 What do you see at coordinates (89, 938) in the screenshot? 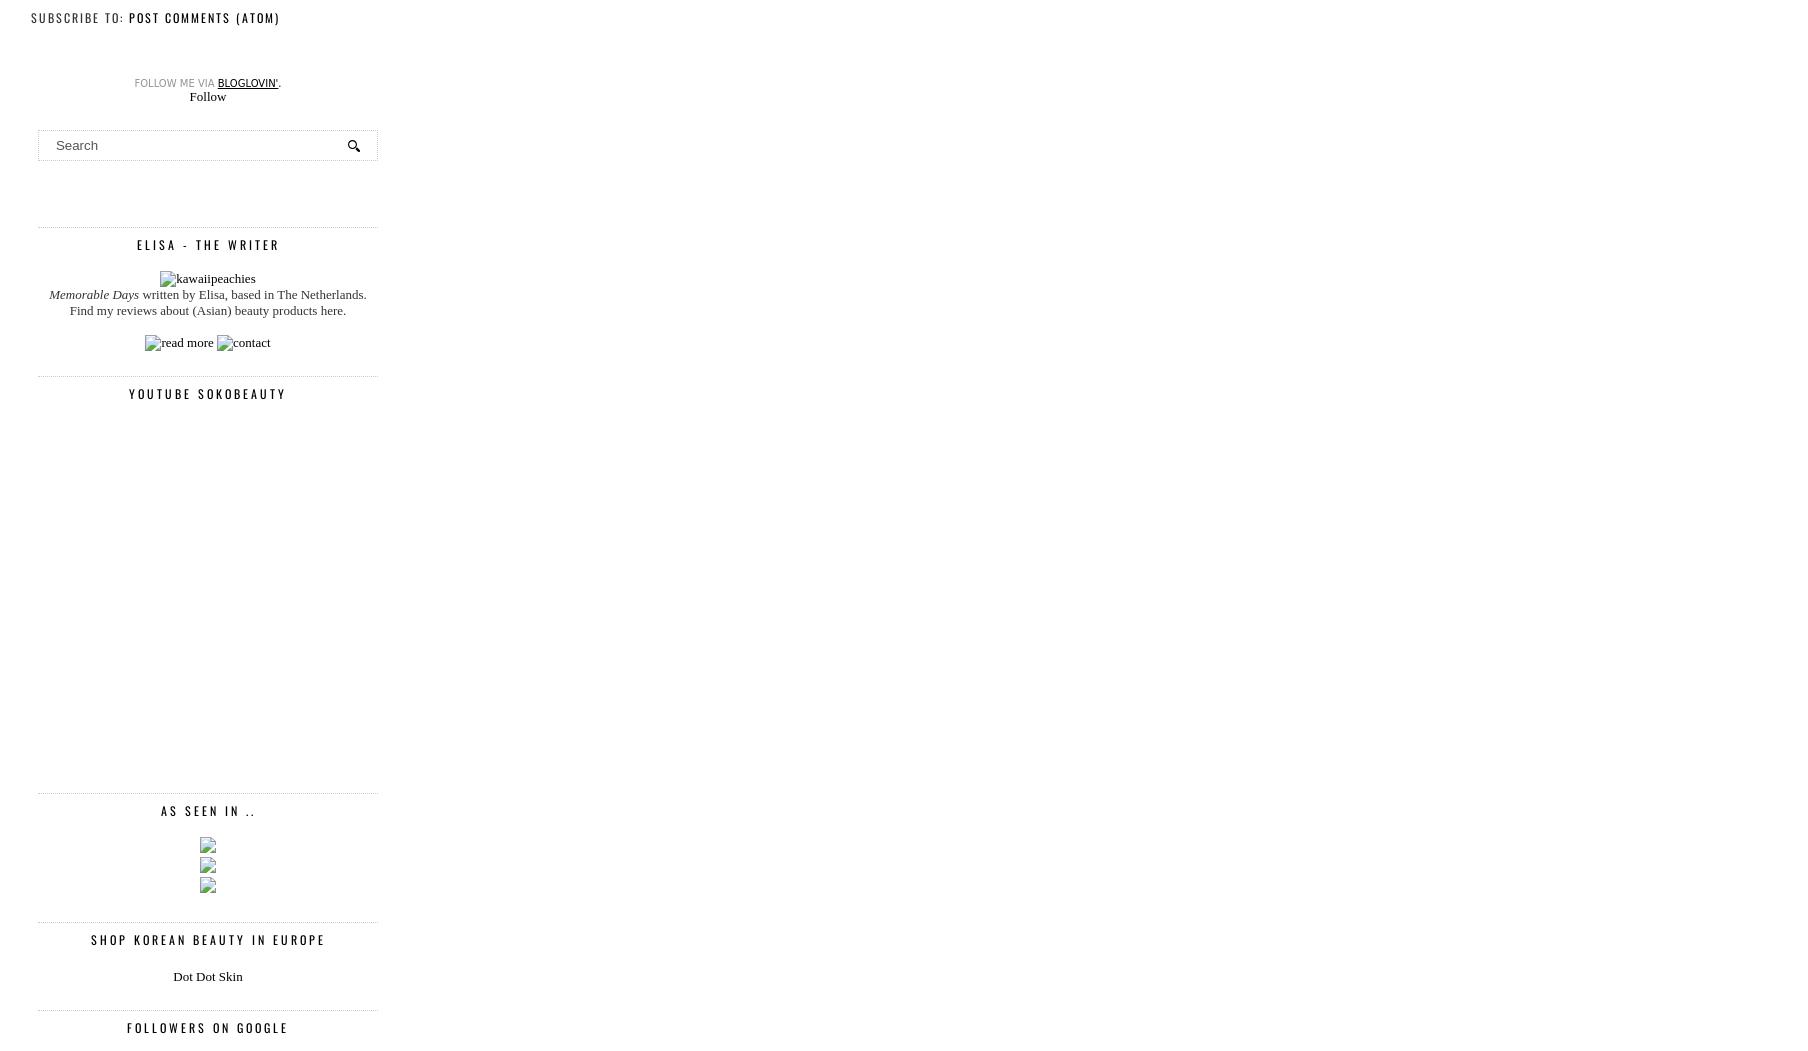
I see `'Shop Korean Beauty in Europe'` at bounding box center [89, 938].